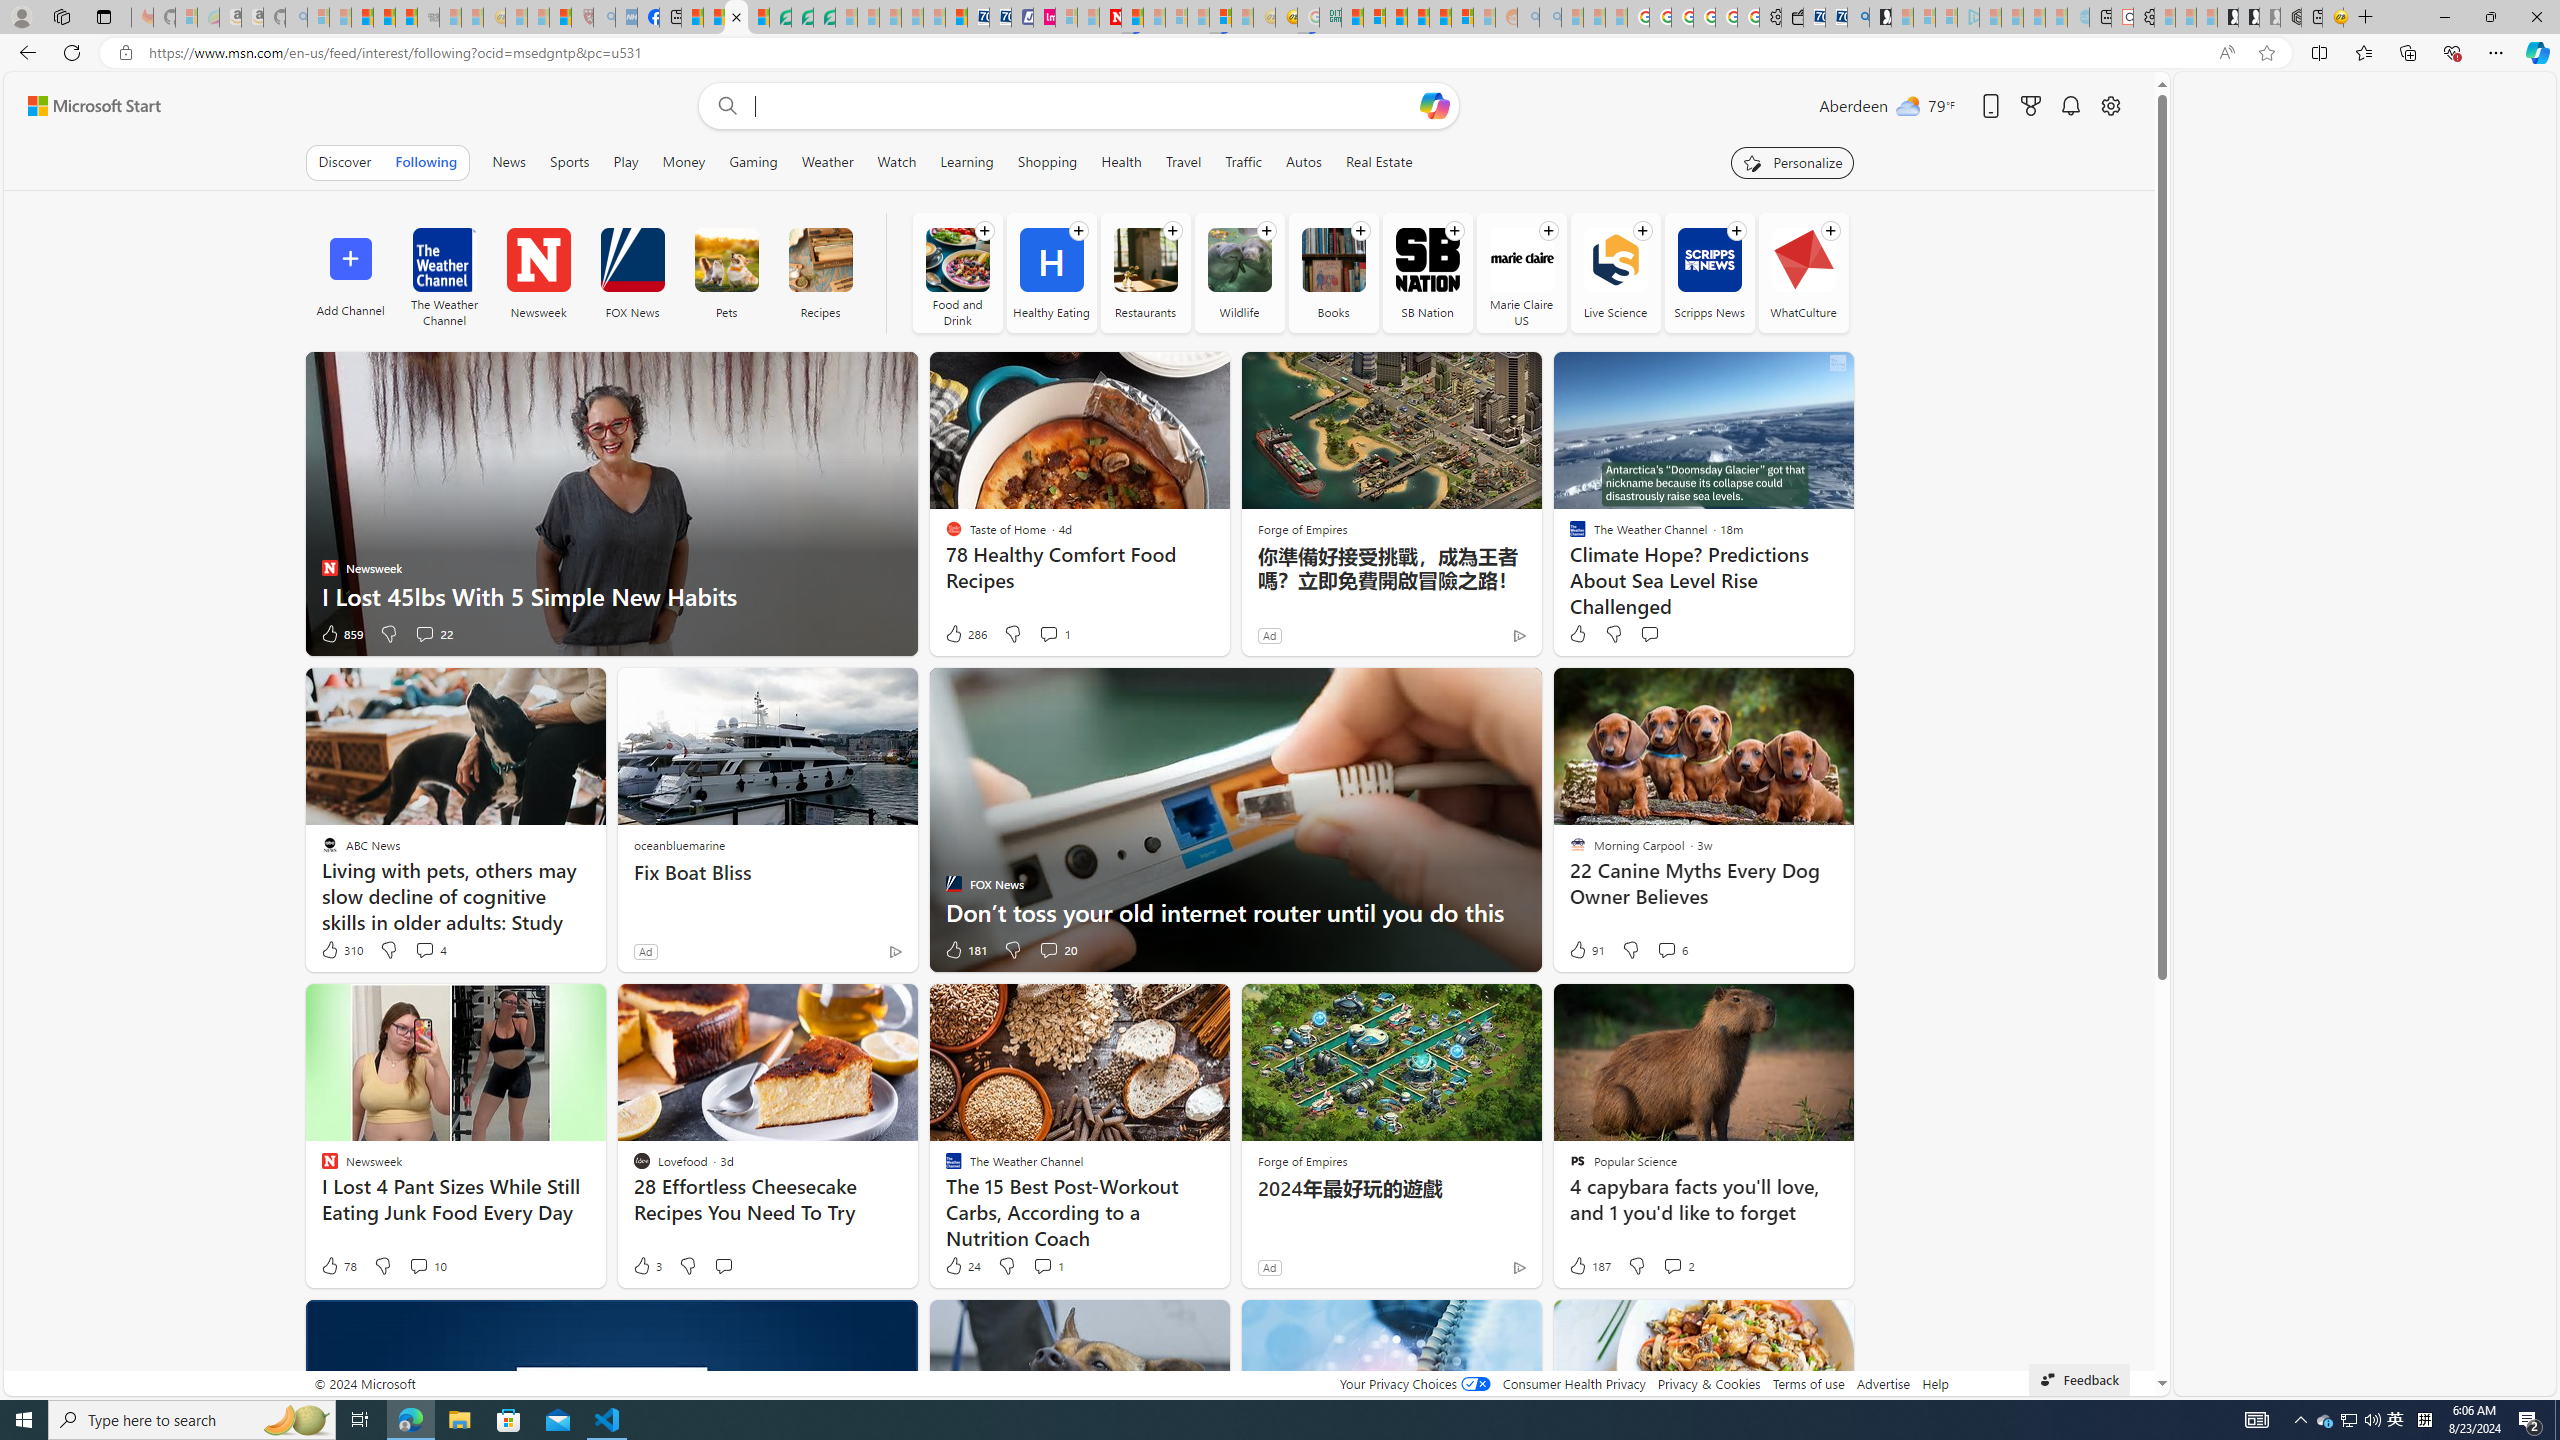 Image resolution: width=2560 pixels, height=1440 pixels. What do you see at coordinates (961, 1264) in the screenshot?
I see `'24 Like'` at bounding box center [961, 1264].